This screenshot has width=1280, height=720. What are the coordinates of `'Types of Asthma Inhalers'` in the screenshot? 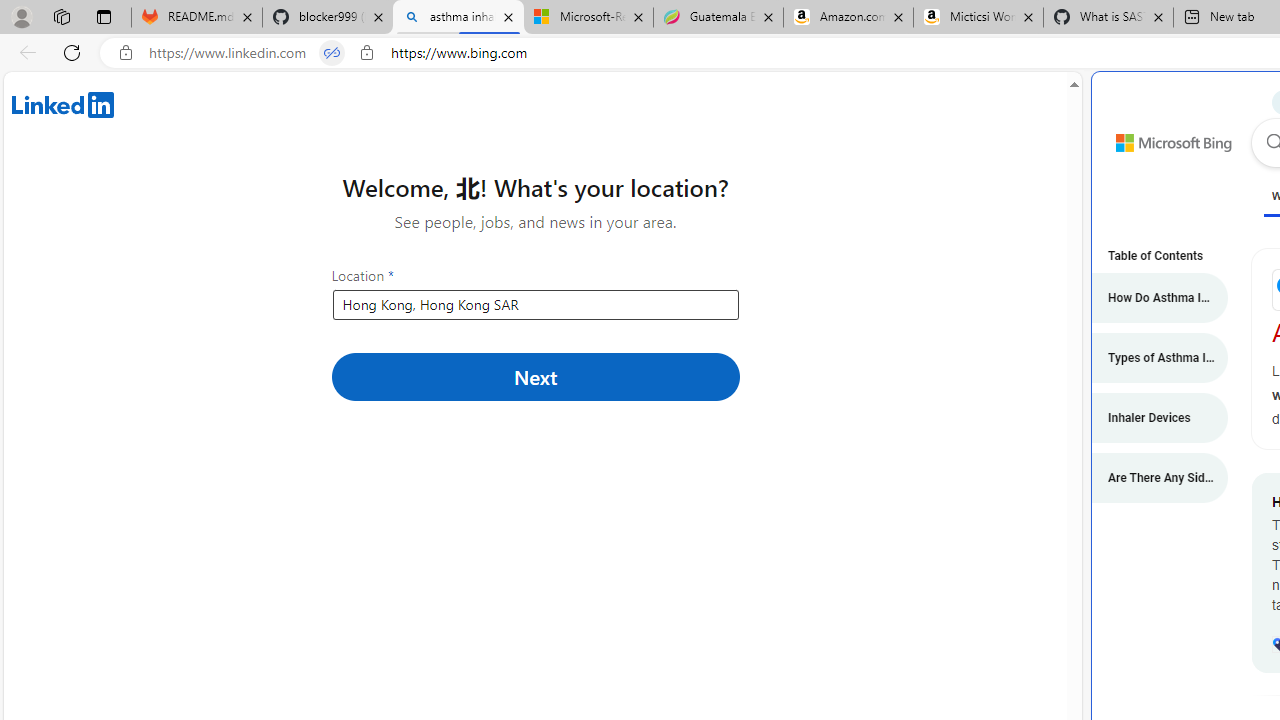 It's located at (1150, 356).